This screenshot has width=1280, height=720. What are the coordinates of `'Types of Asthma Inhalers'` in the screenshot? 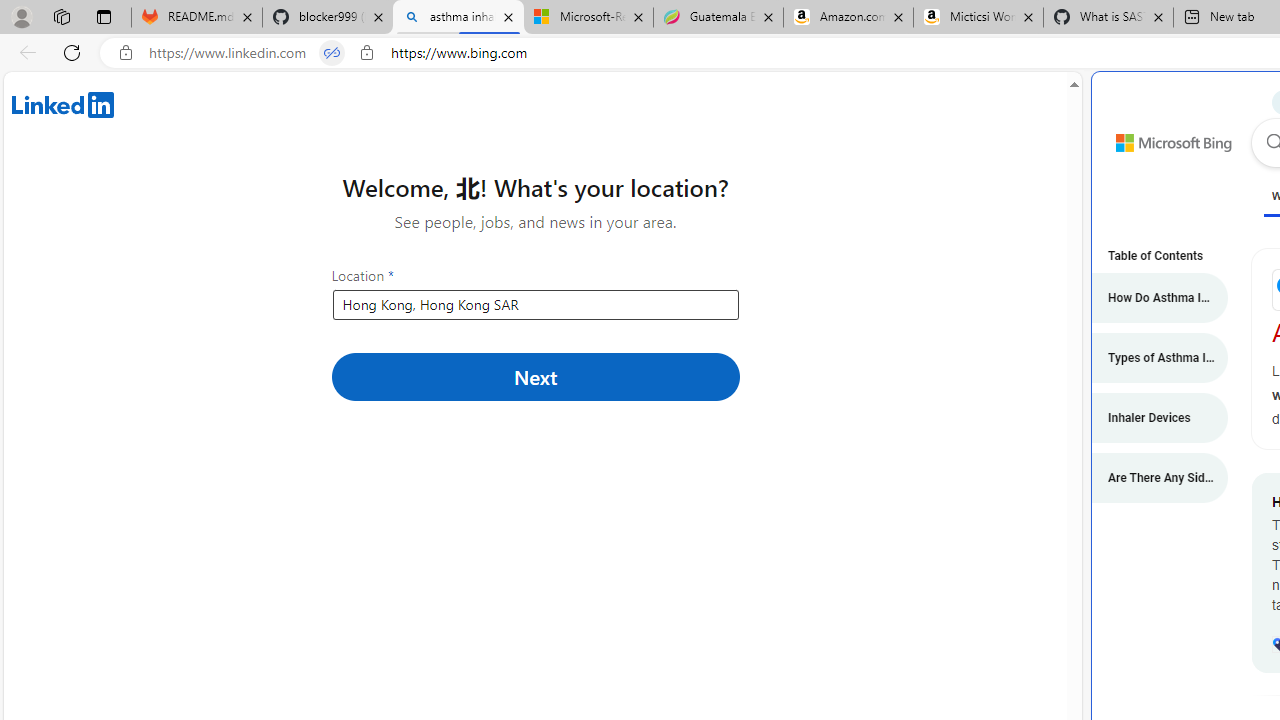 It's located at (1150, 356).